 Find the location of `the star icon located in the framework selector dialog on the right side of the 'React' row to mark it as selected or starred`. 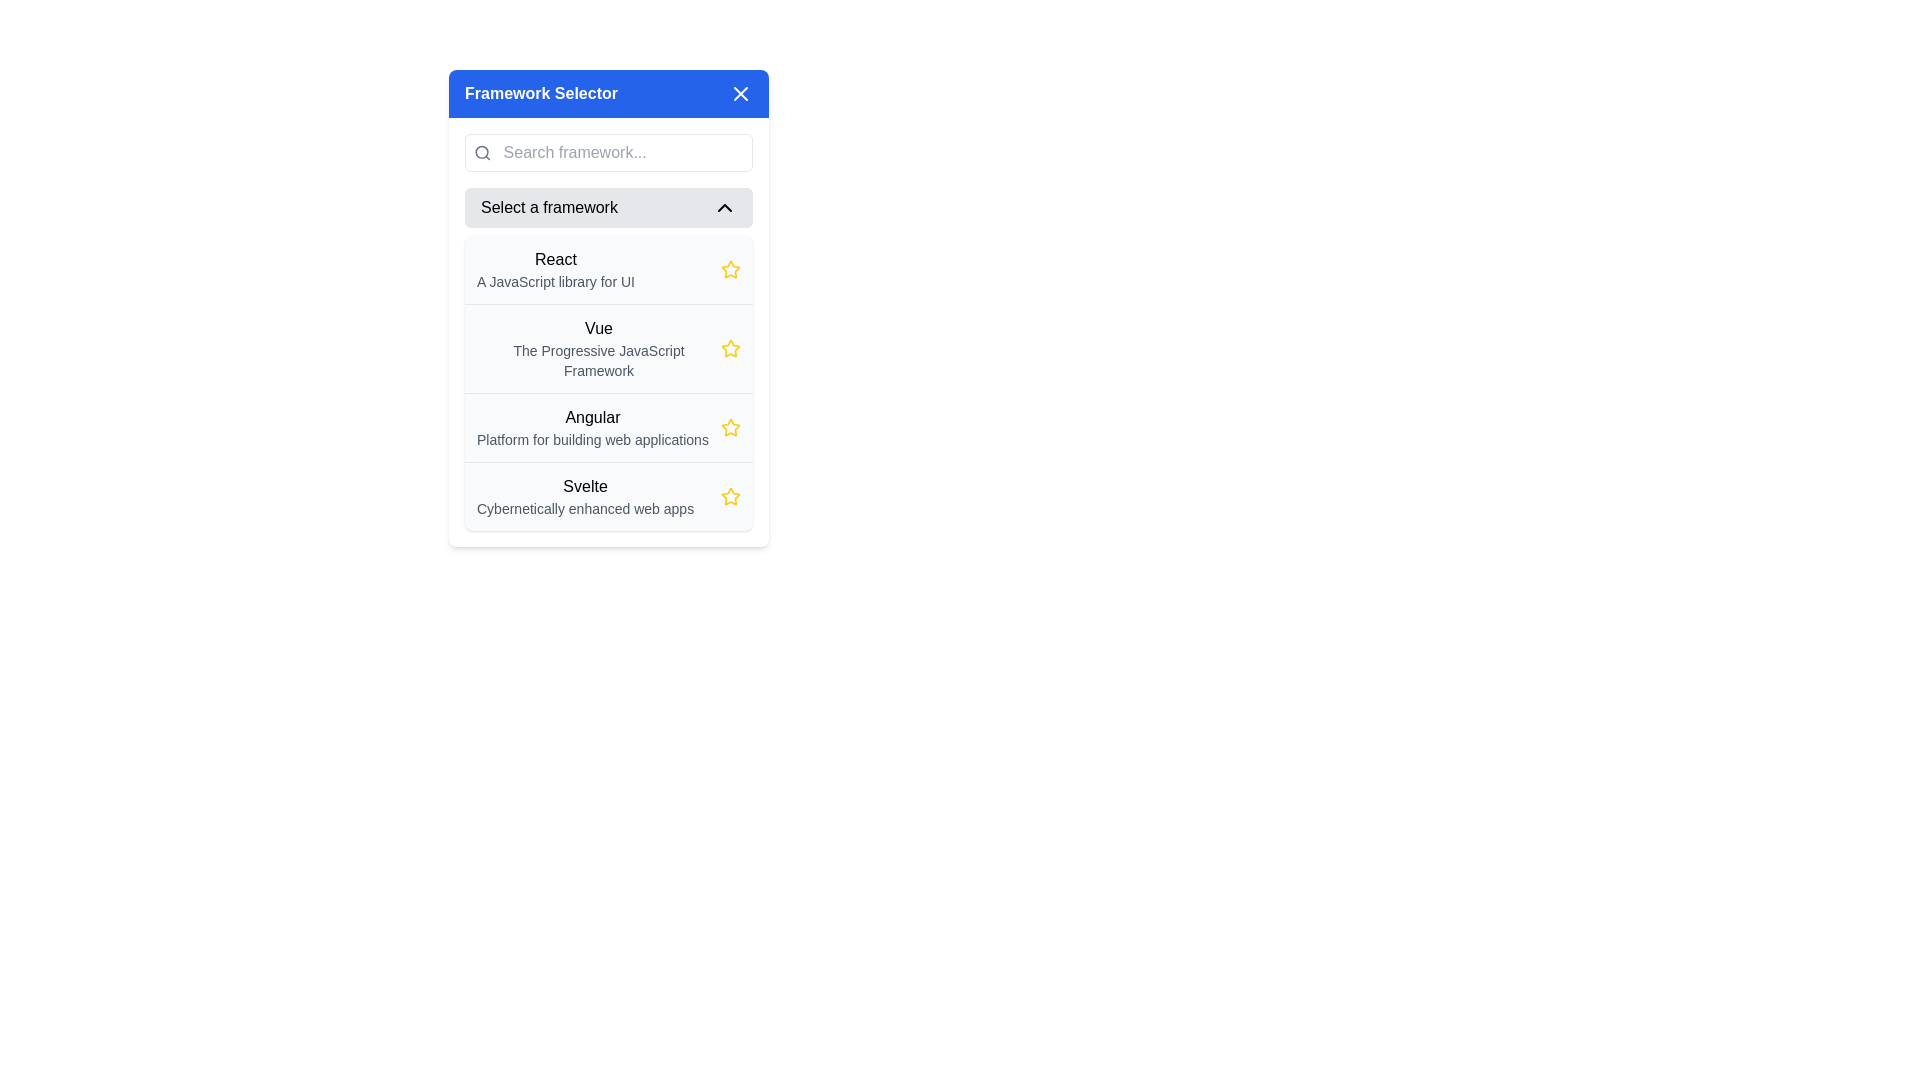

the star icon located in the framework selector dialog on the right side of the 'React' row to mark it as selected or starred is located at coordinates (729, 268).